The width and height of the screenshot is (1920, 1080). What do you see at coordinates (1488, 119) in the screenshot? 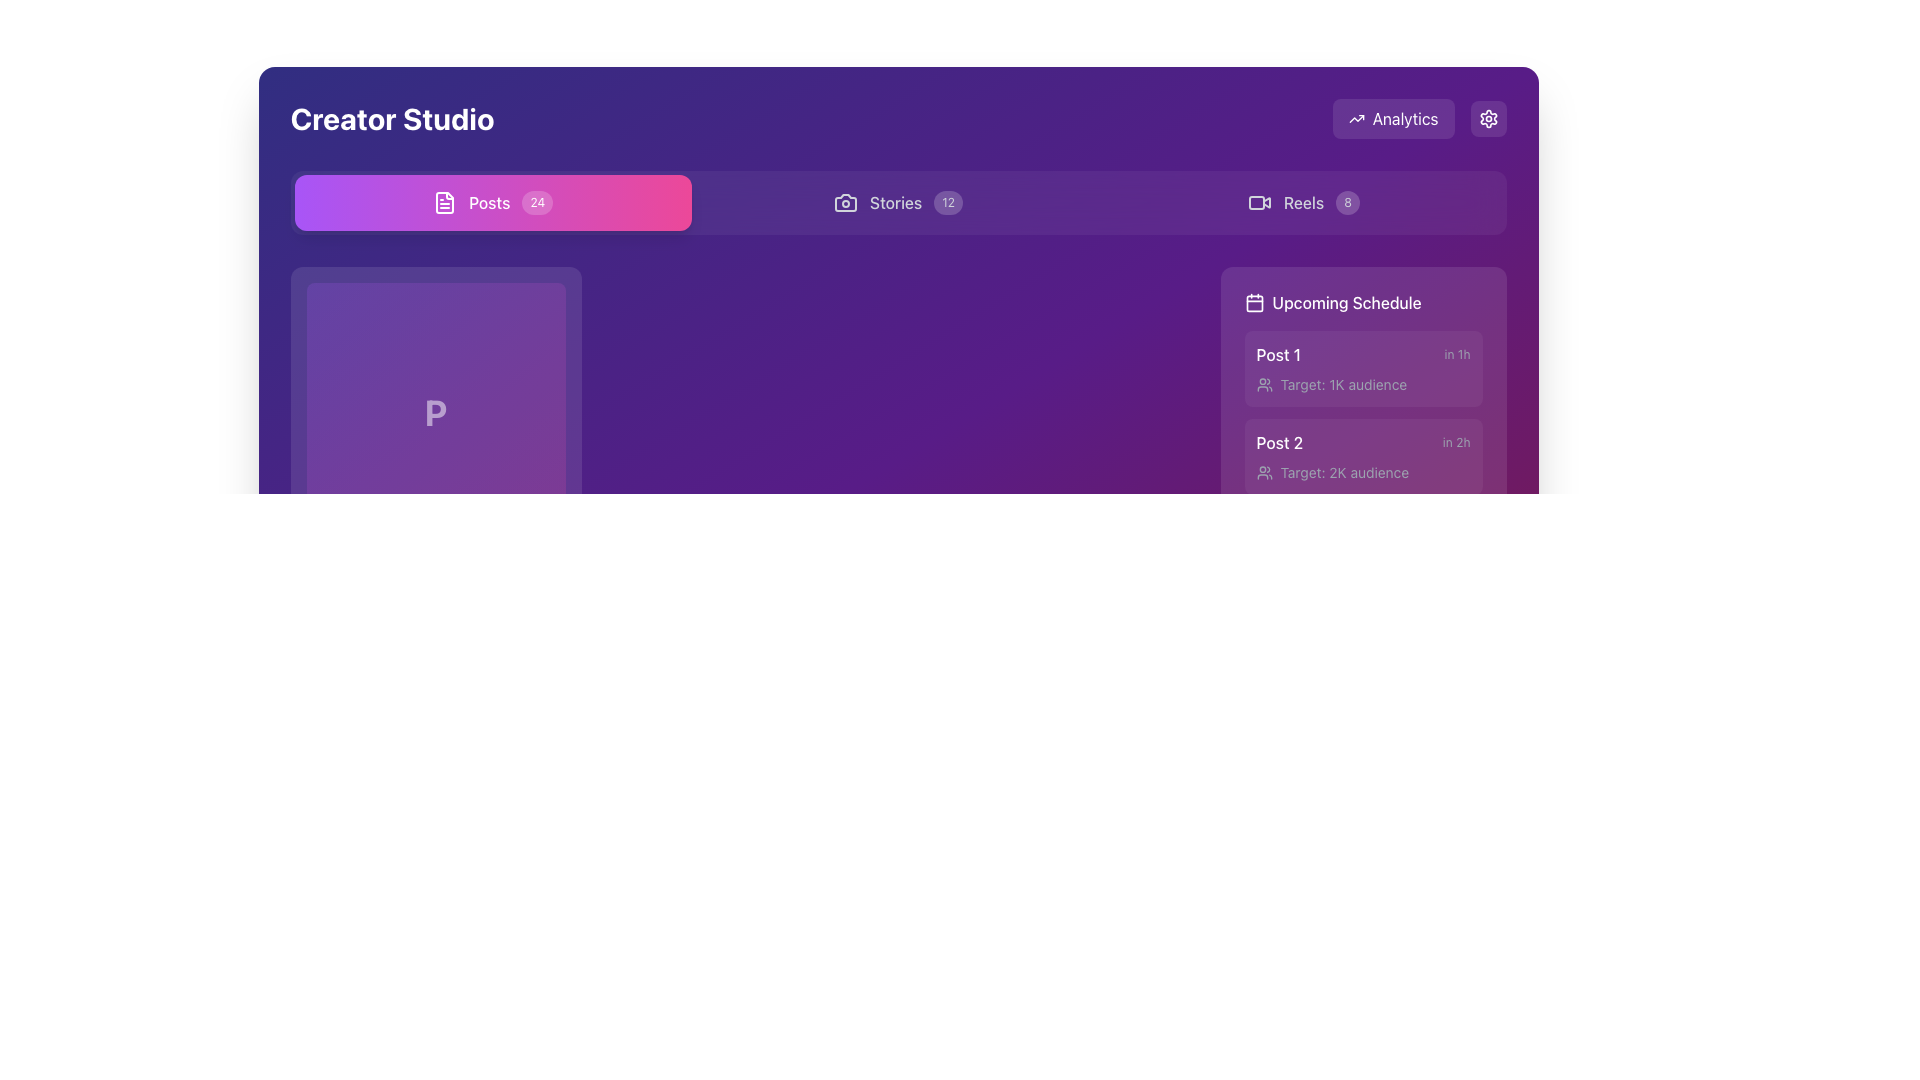
I see `the gear-shaped IconButton located at the top-right corner of the interface` at bounding box center [1488, 119].